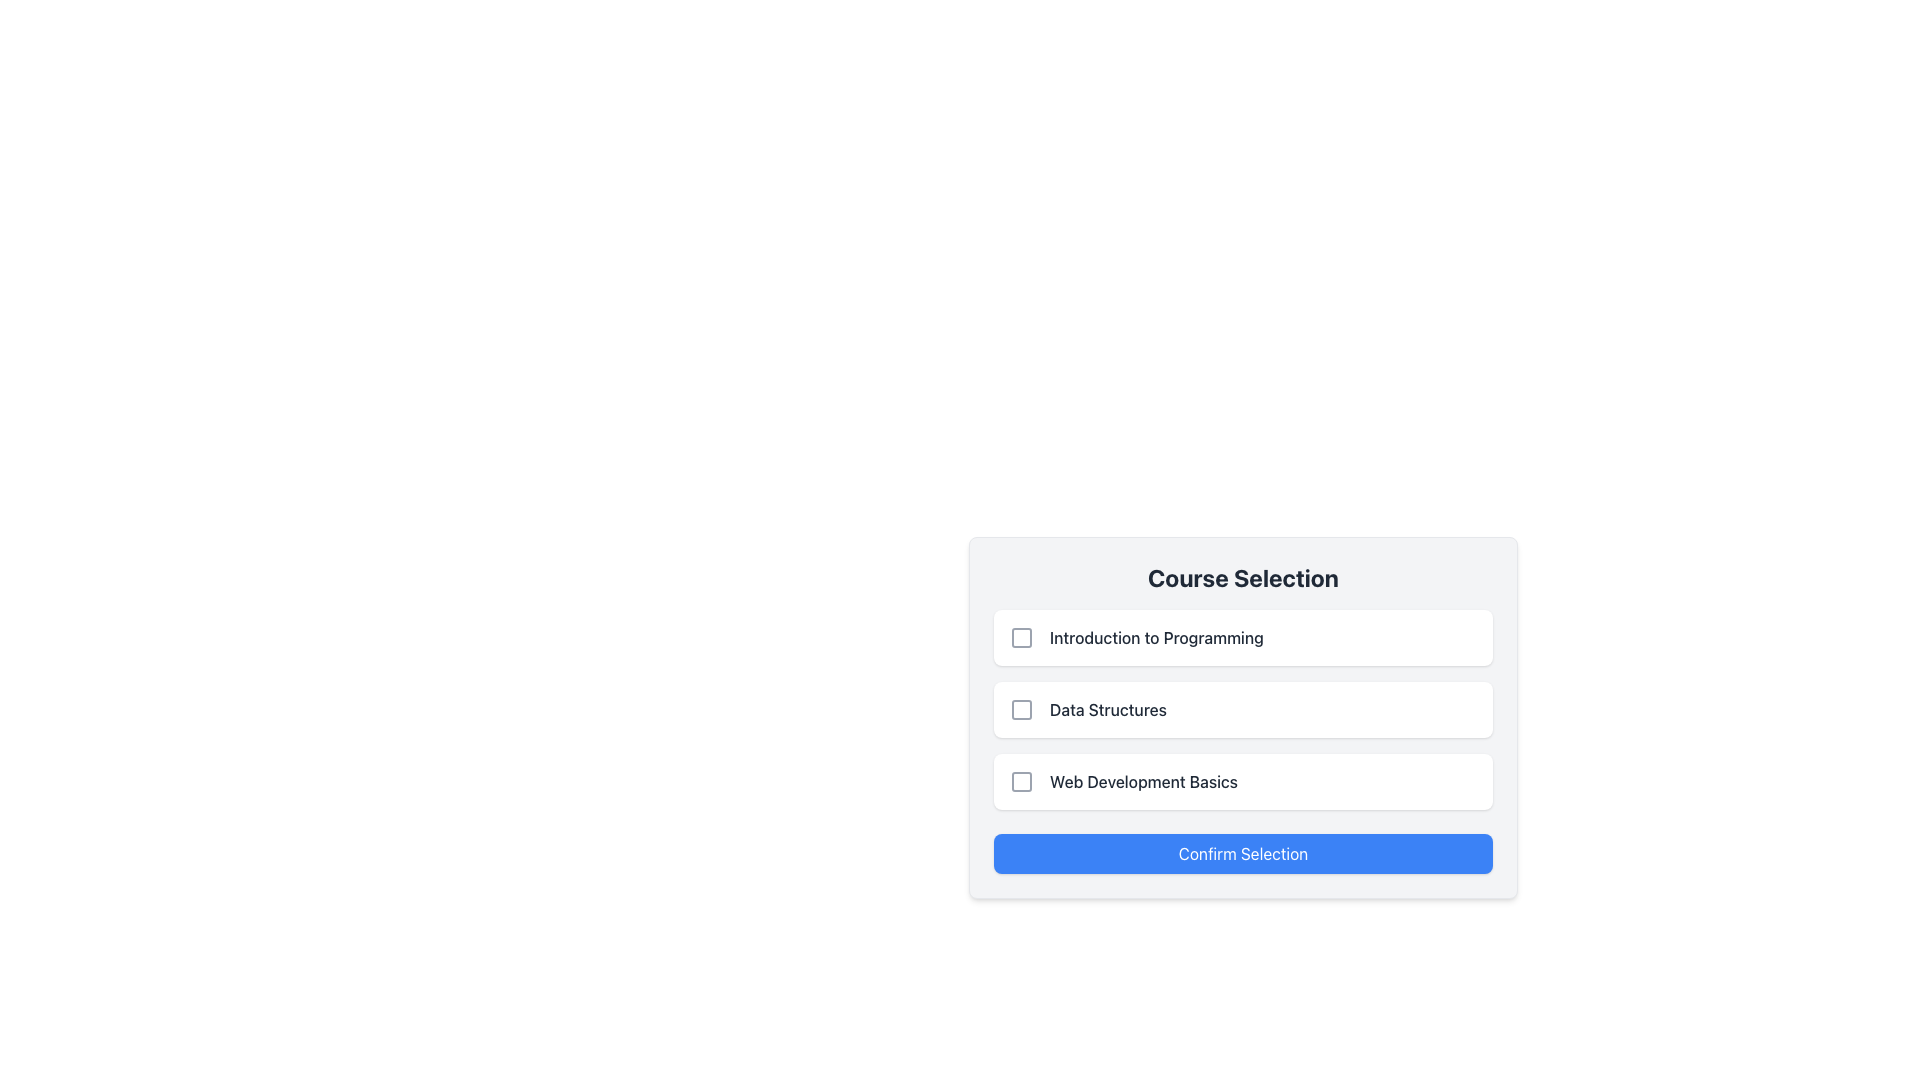 Image resolution: width=1920 pixels, height=1080 pixels. What do you see at coordinates (1156, 637) in the screenshot?
I see `the text label displaying 'Introduction to Programming' located in the 'Course Selection' section, positioned to the right of the checkbox icon` at bounding box center [1156, 637].